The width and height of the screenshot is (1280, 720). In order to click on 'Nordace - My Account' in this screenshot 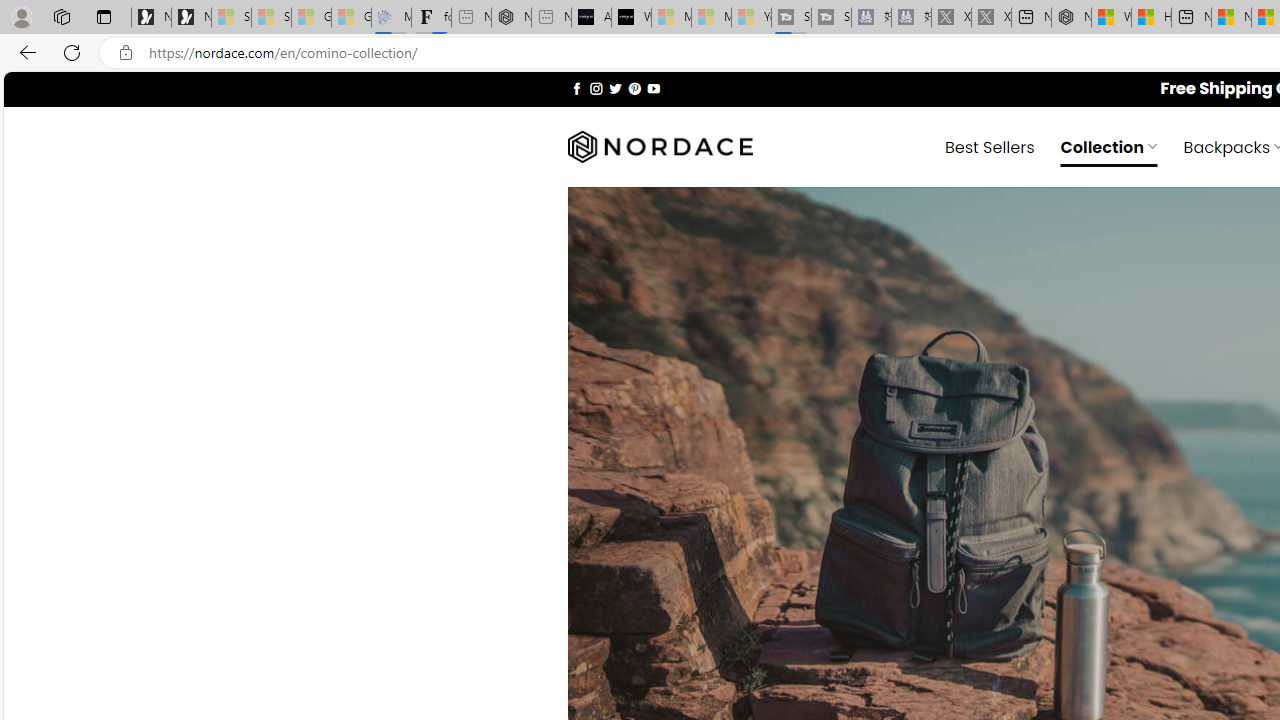, I will do `click(1070, 17)`.